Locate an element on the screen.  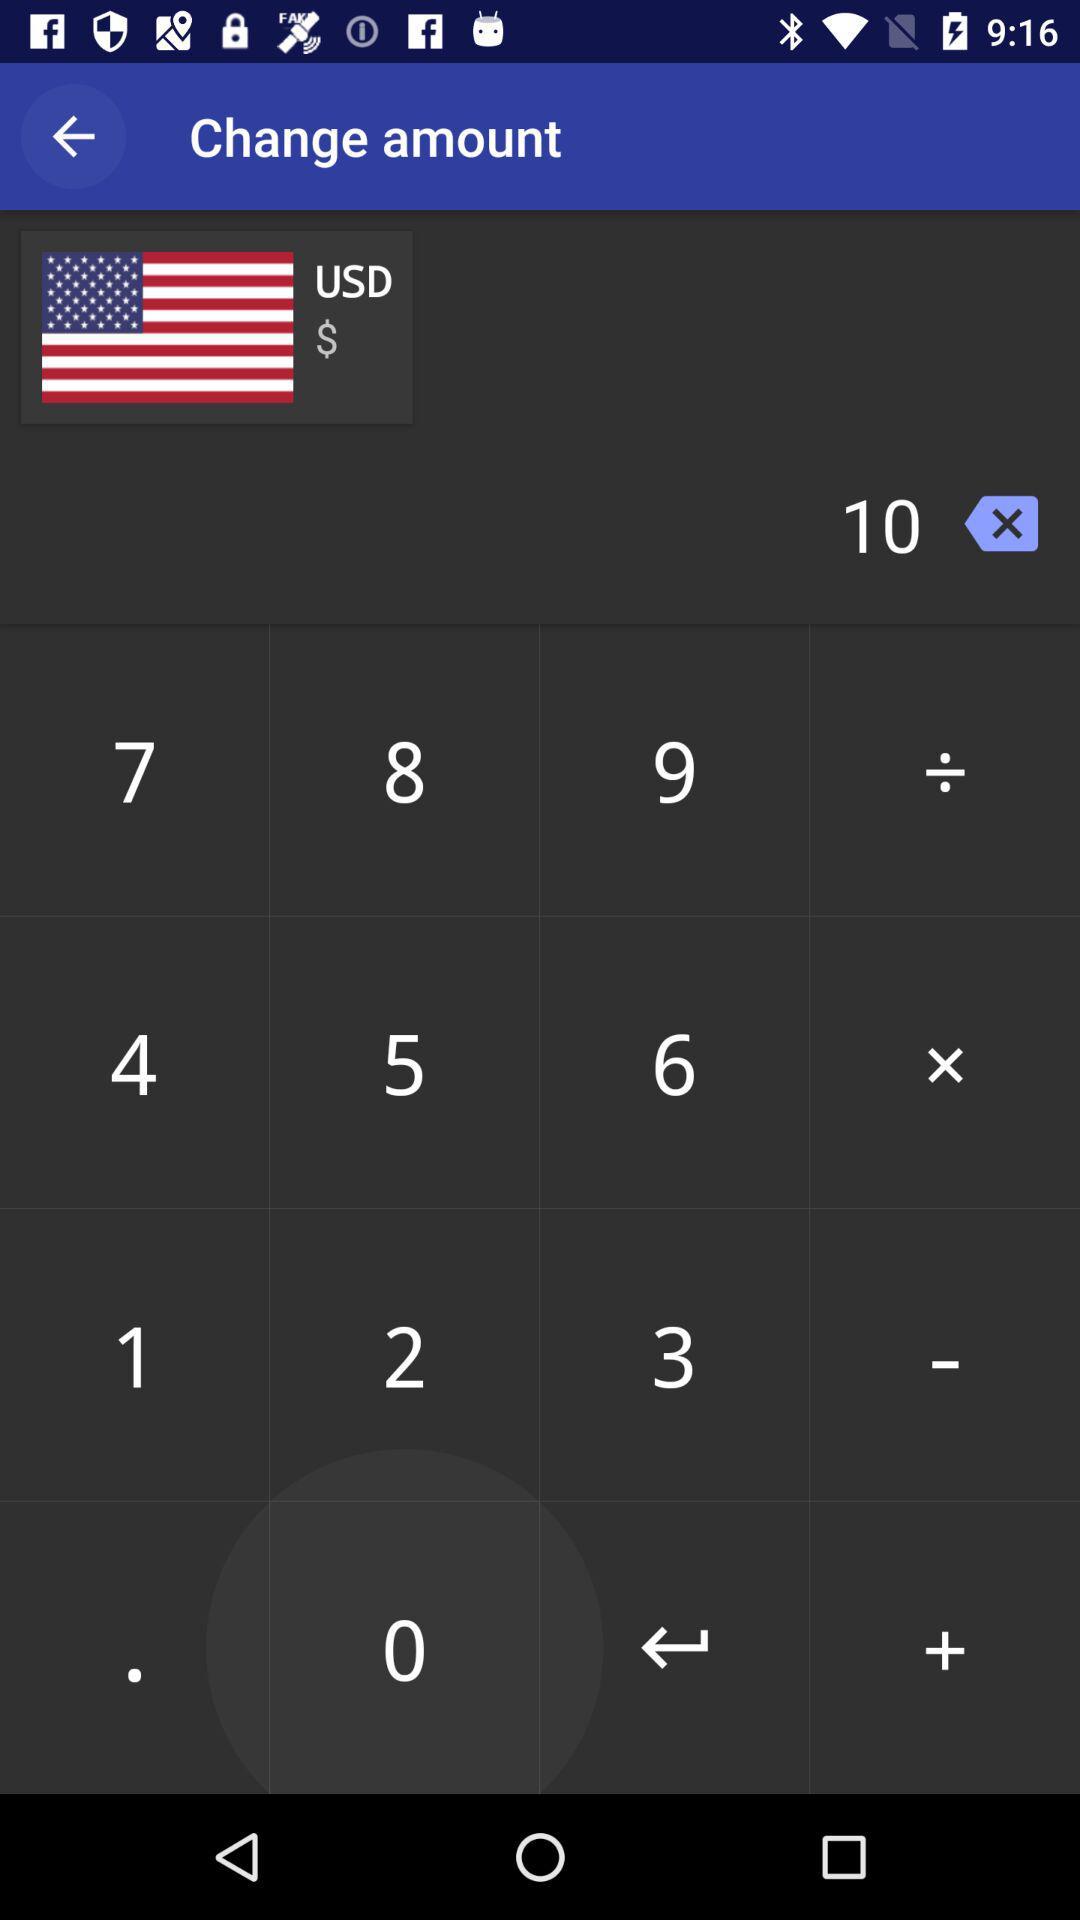
the icon below 9 is located at coordinates (945, 1061).